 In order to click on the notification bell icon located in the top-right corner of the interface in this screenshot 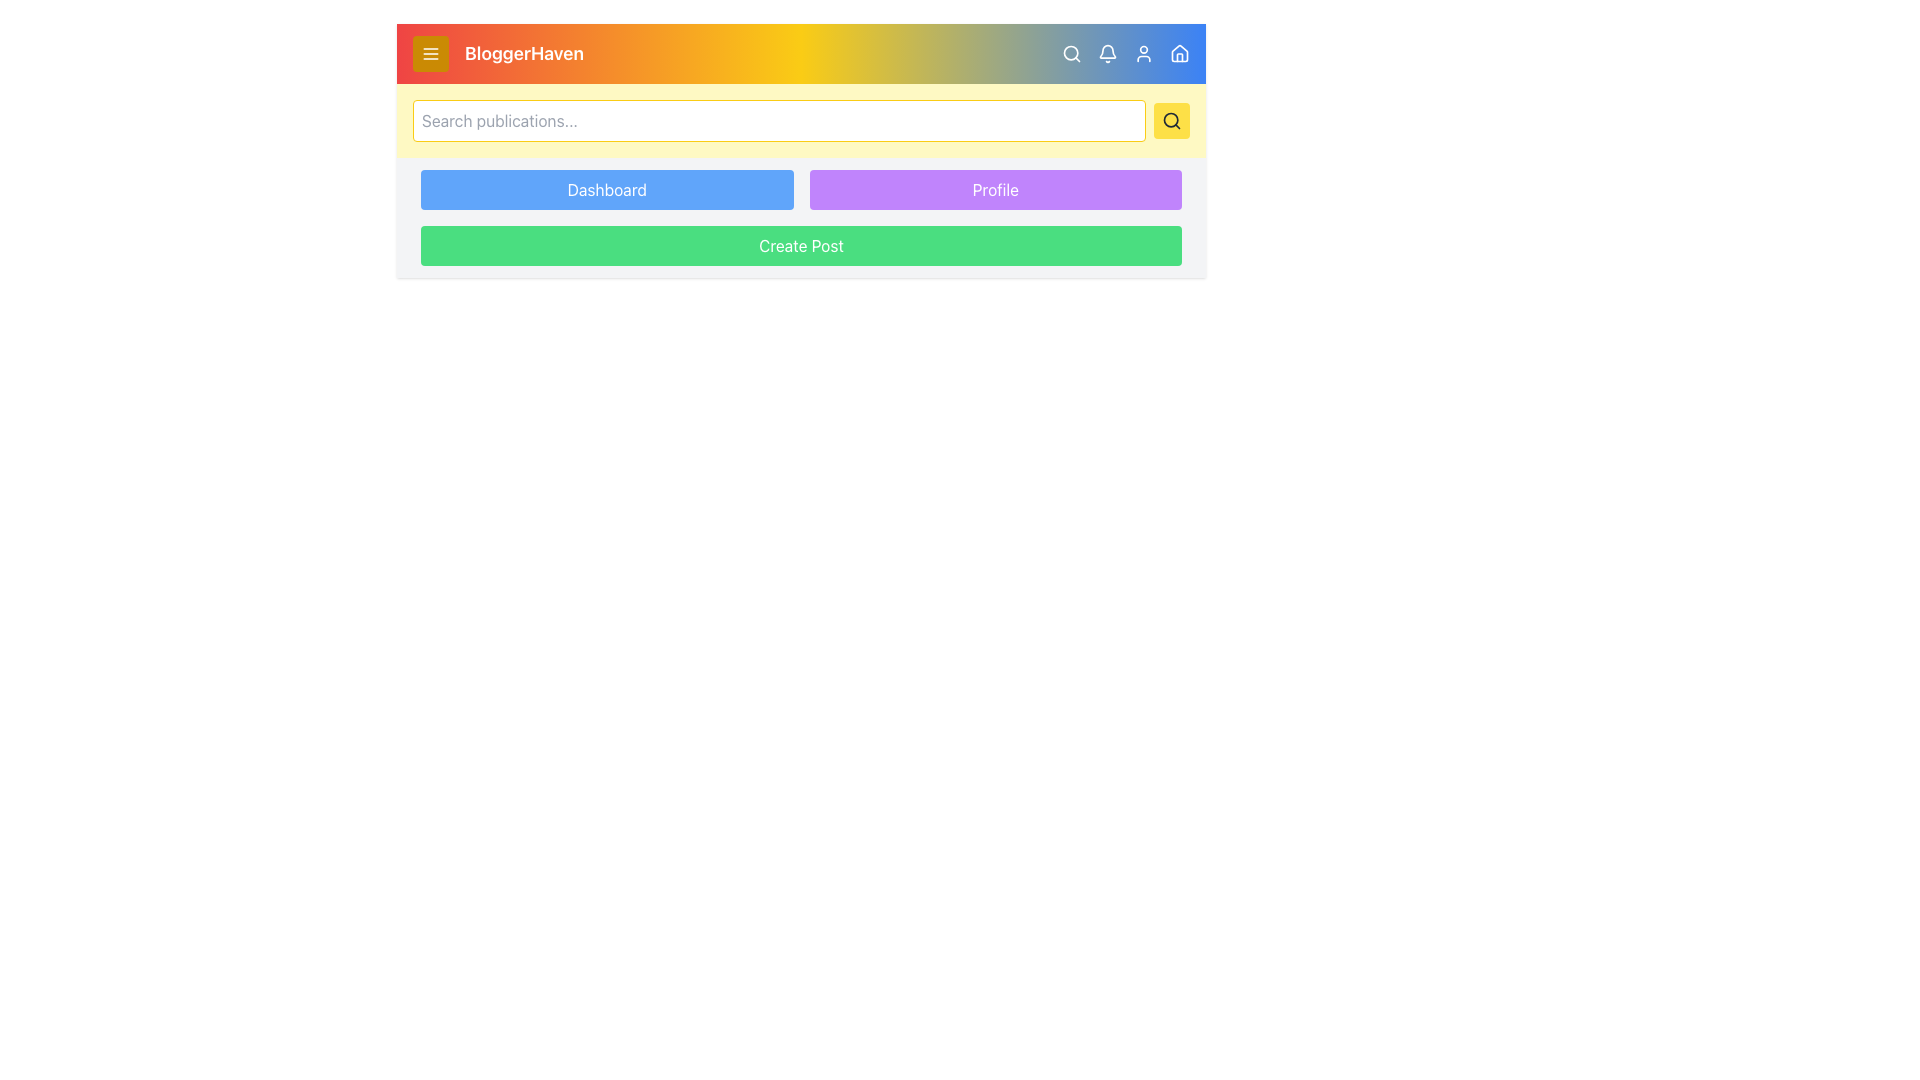, I will do `click(1126, 53)`.